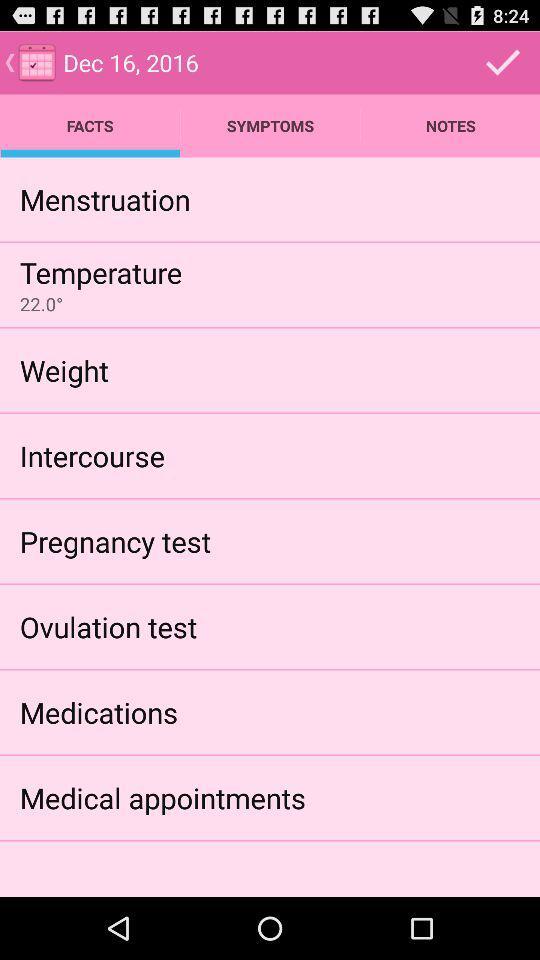  I want to click on the menstruation icon, so click(105, 199).